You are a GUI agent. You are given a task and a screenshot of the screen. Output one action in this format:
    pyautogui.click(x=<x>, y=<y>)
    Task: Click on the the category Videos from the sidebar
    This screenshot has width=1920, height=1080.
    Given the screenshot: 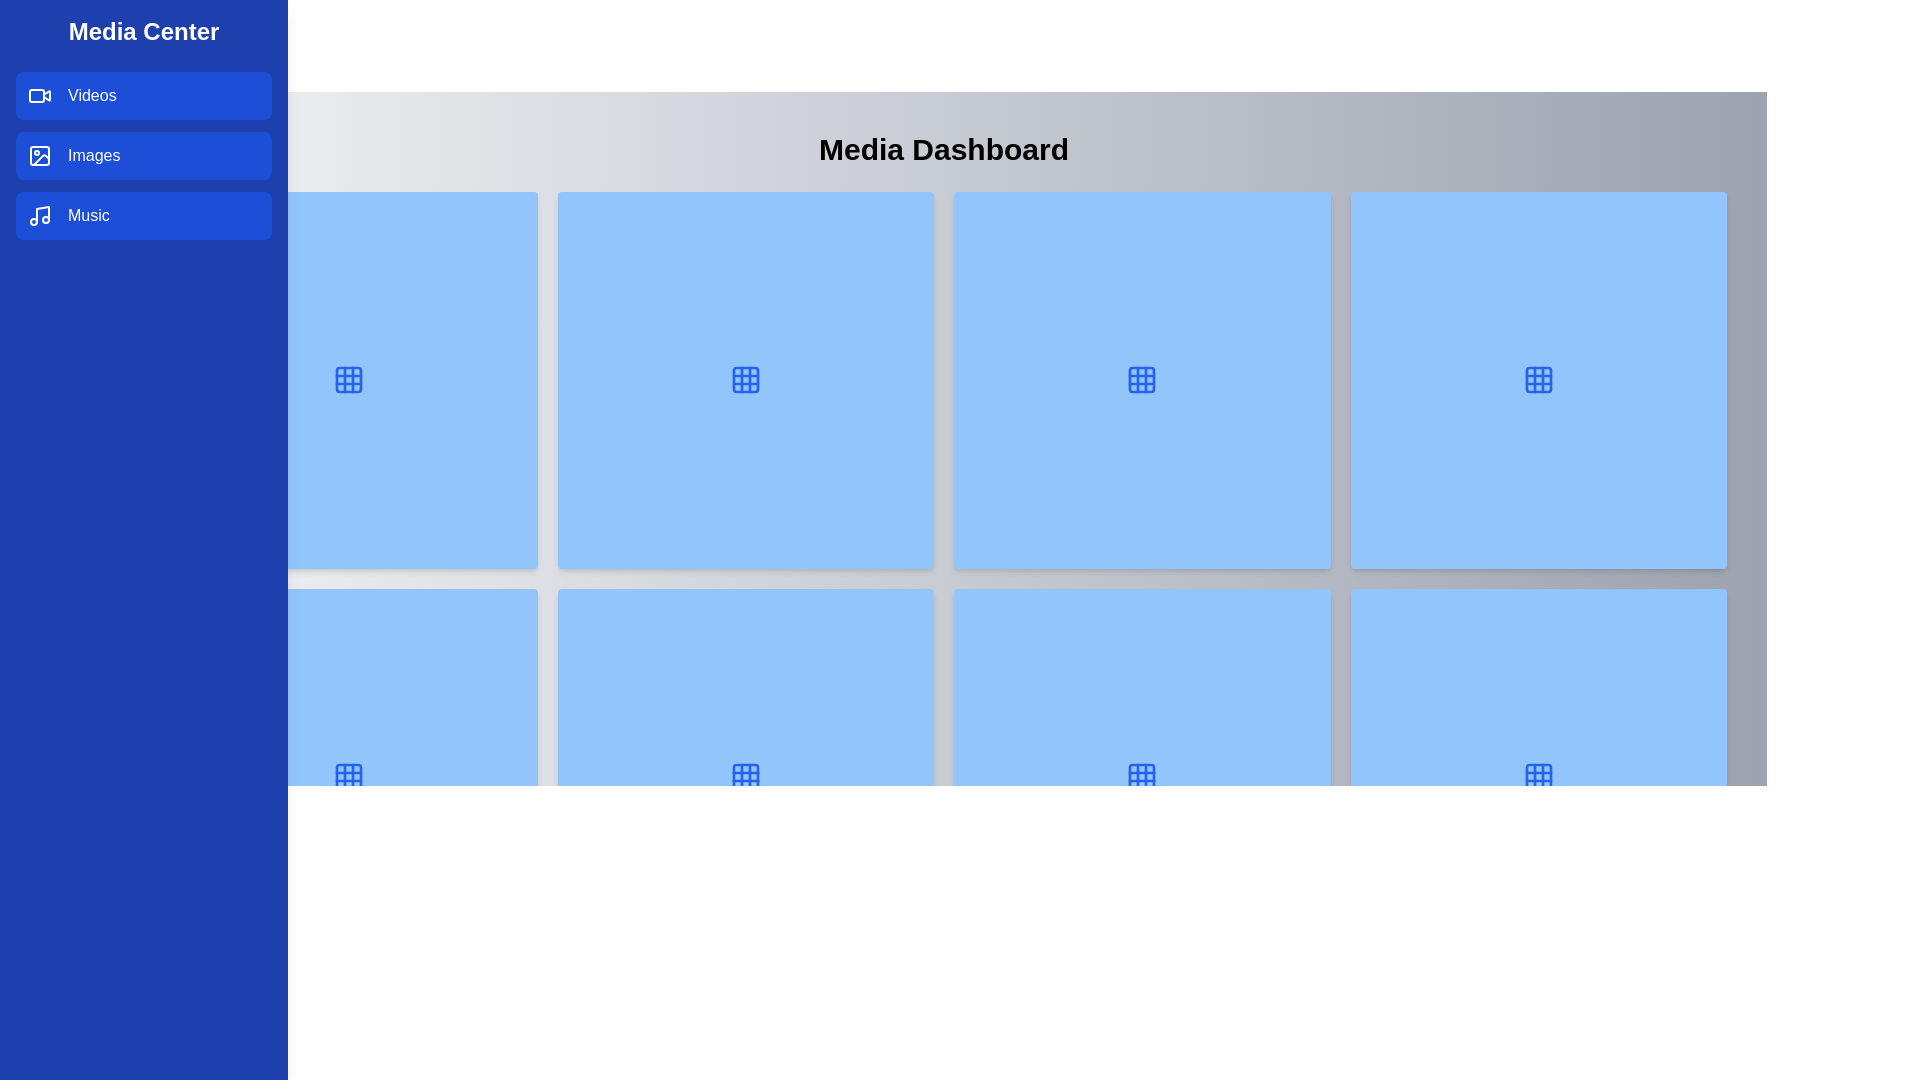 What is the action you would take?
    pyautogui.click(x=143, y=96)
    